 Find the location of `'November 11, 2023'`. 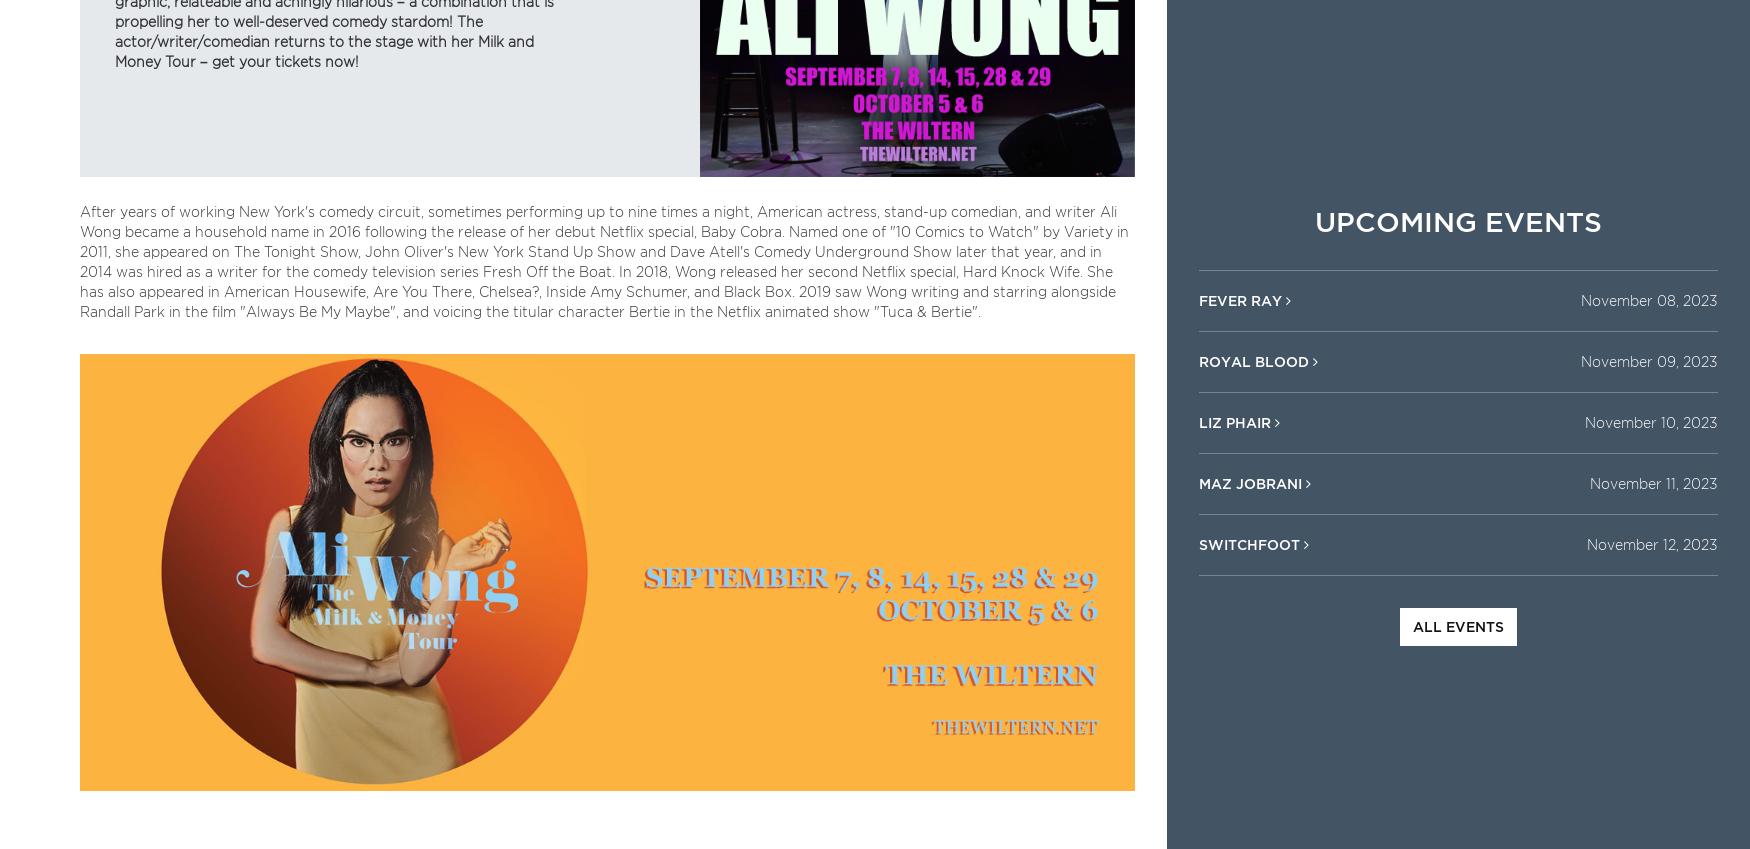

'November 11, 2023' is located at coordinates (1652, 481).